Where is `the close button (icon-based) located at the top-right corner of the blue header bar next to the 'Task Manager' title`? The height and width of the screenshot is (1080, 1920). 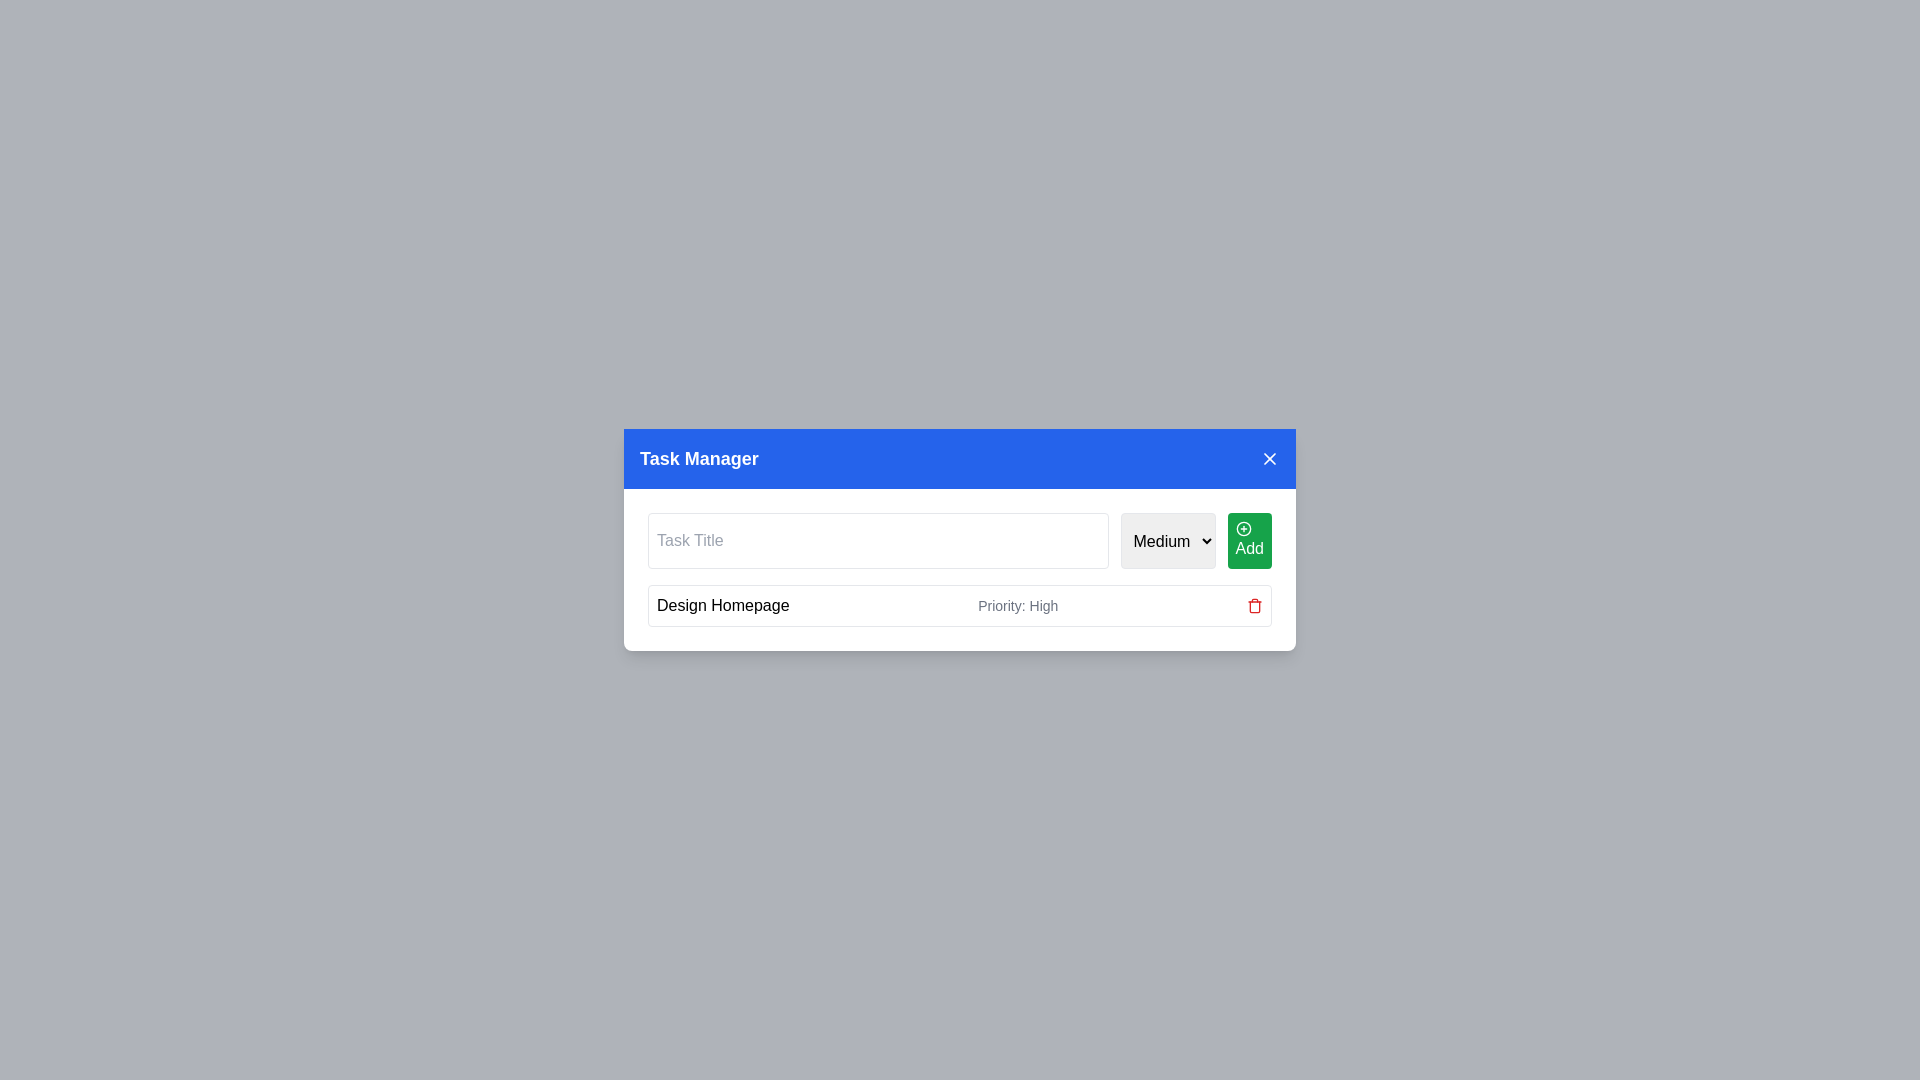 the close button (icon-based) located at the top-right corner of the blue header bar next to the 'Task Manager' title is located at coordinates (1269, 459).